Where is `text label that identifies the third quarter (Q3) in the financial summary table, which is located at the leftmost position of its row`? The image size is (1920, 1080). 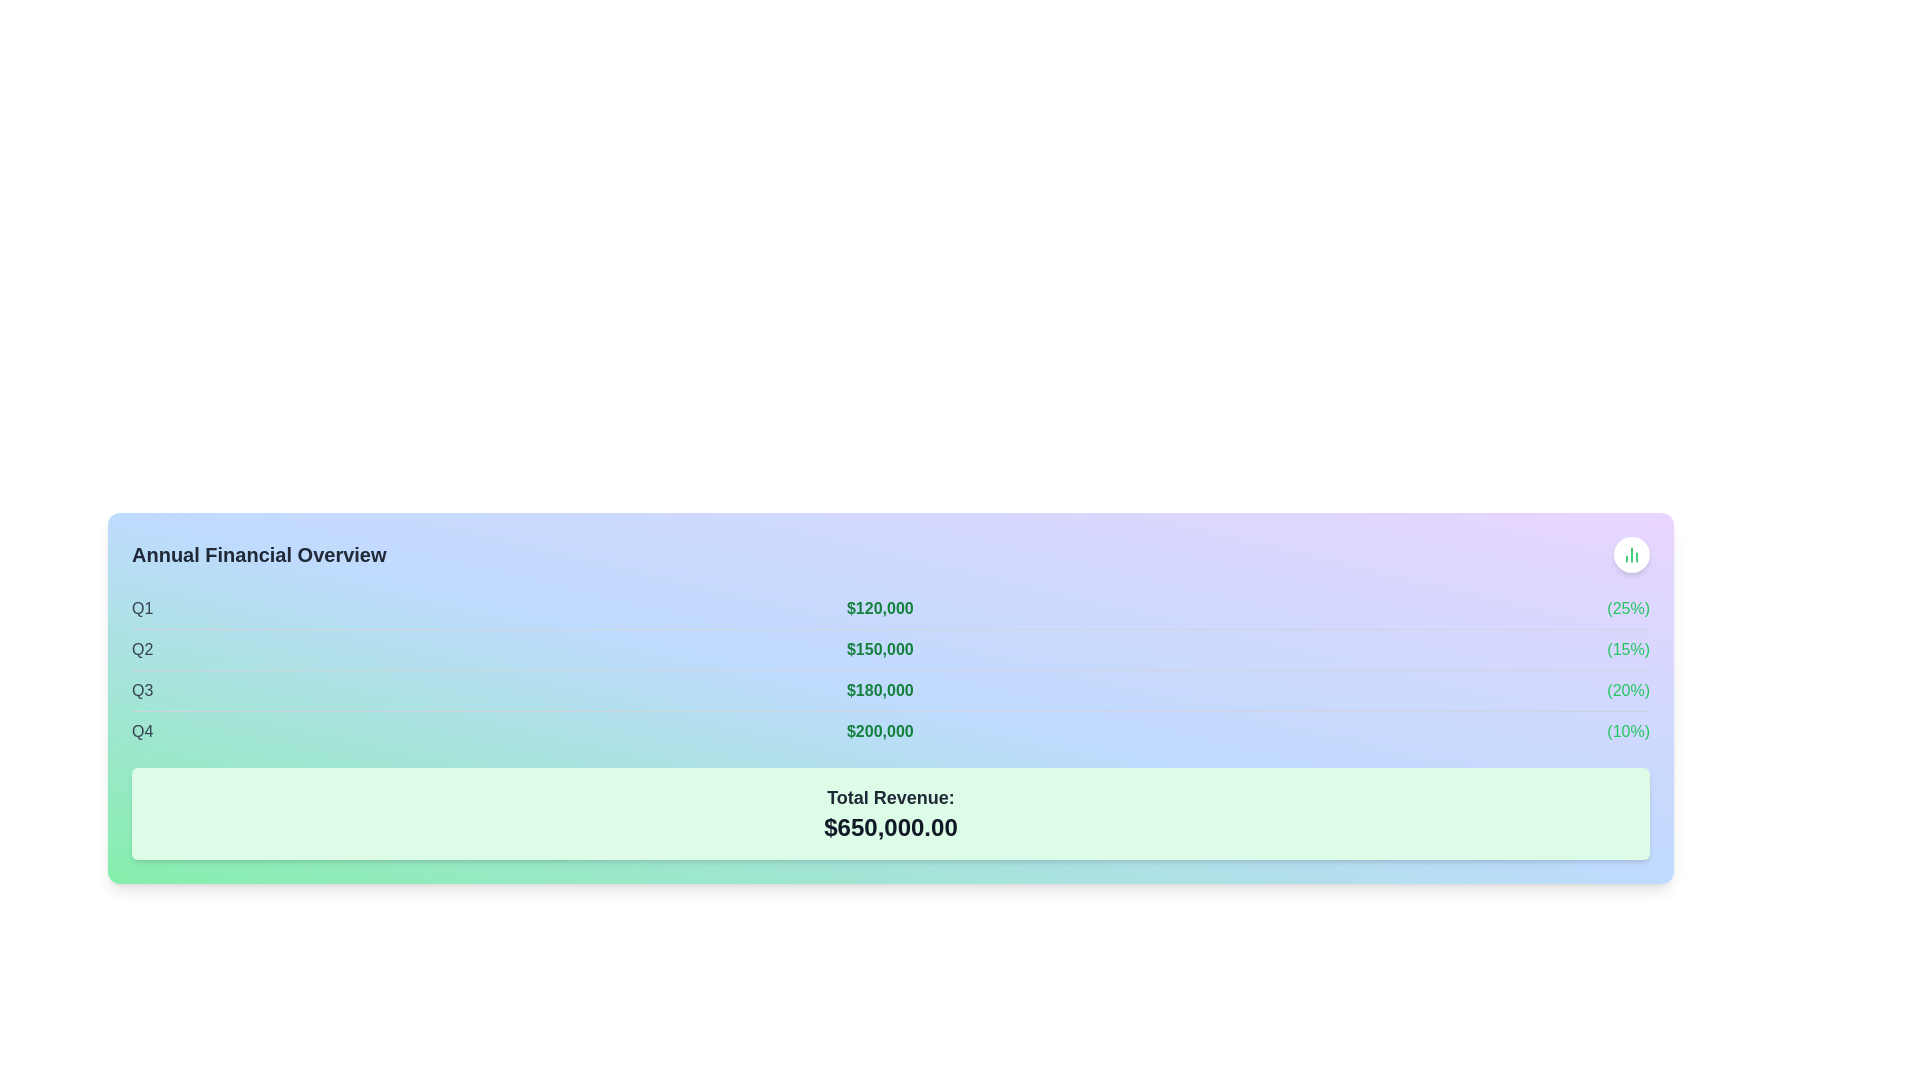 text label that identifies the third quarter (Q3) in the financial summary table, which is located at the leftmost position of its row is located at coordinates (141, 689).